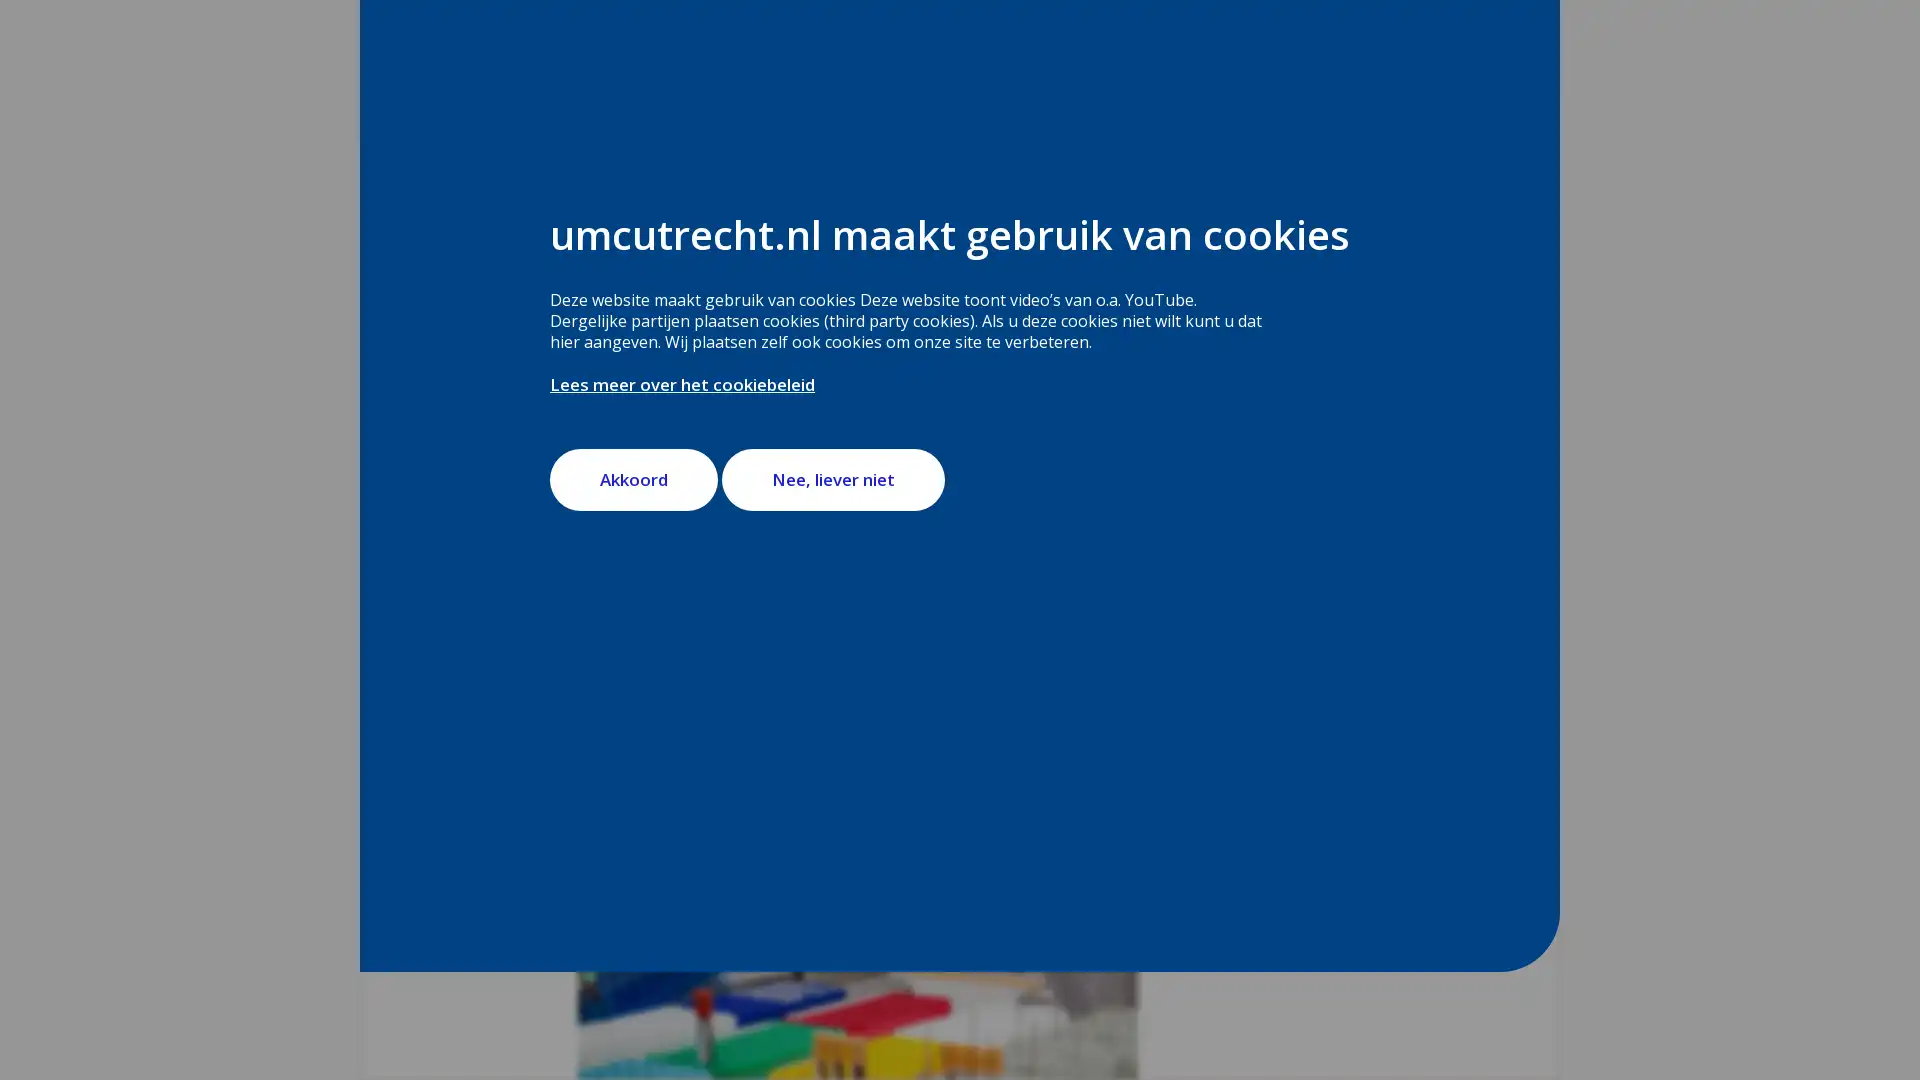  Describe the element at coordinates (665, 315) in the screenshot. I see `ReadSpeaker webReader: Luister met webReader` at that location.